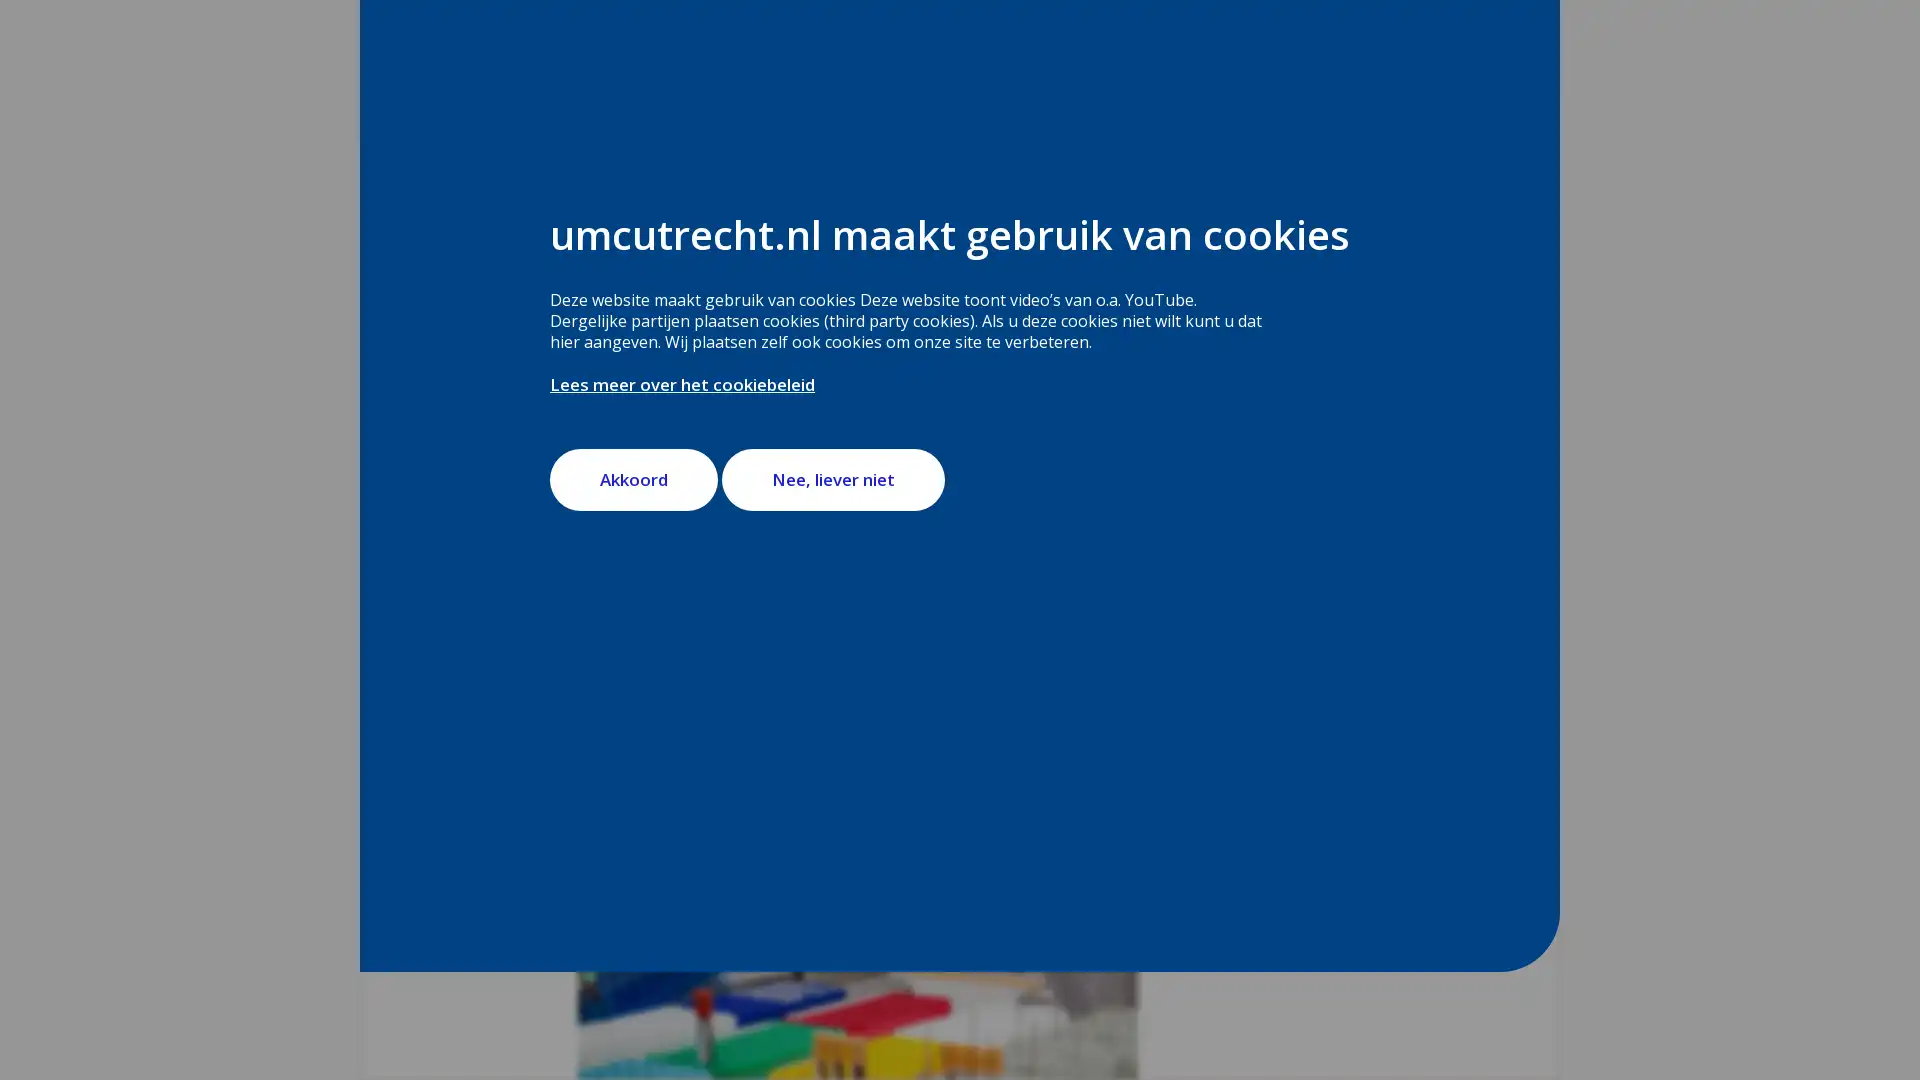  Describe the element at coordinates (665, 315) in the screenshot. I see `ReadSpeaker webReader: Luister met webReader` at that location.